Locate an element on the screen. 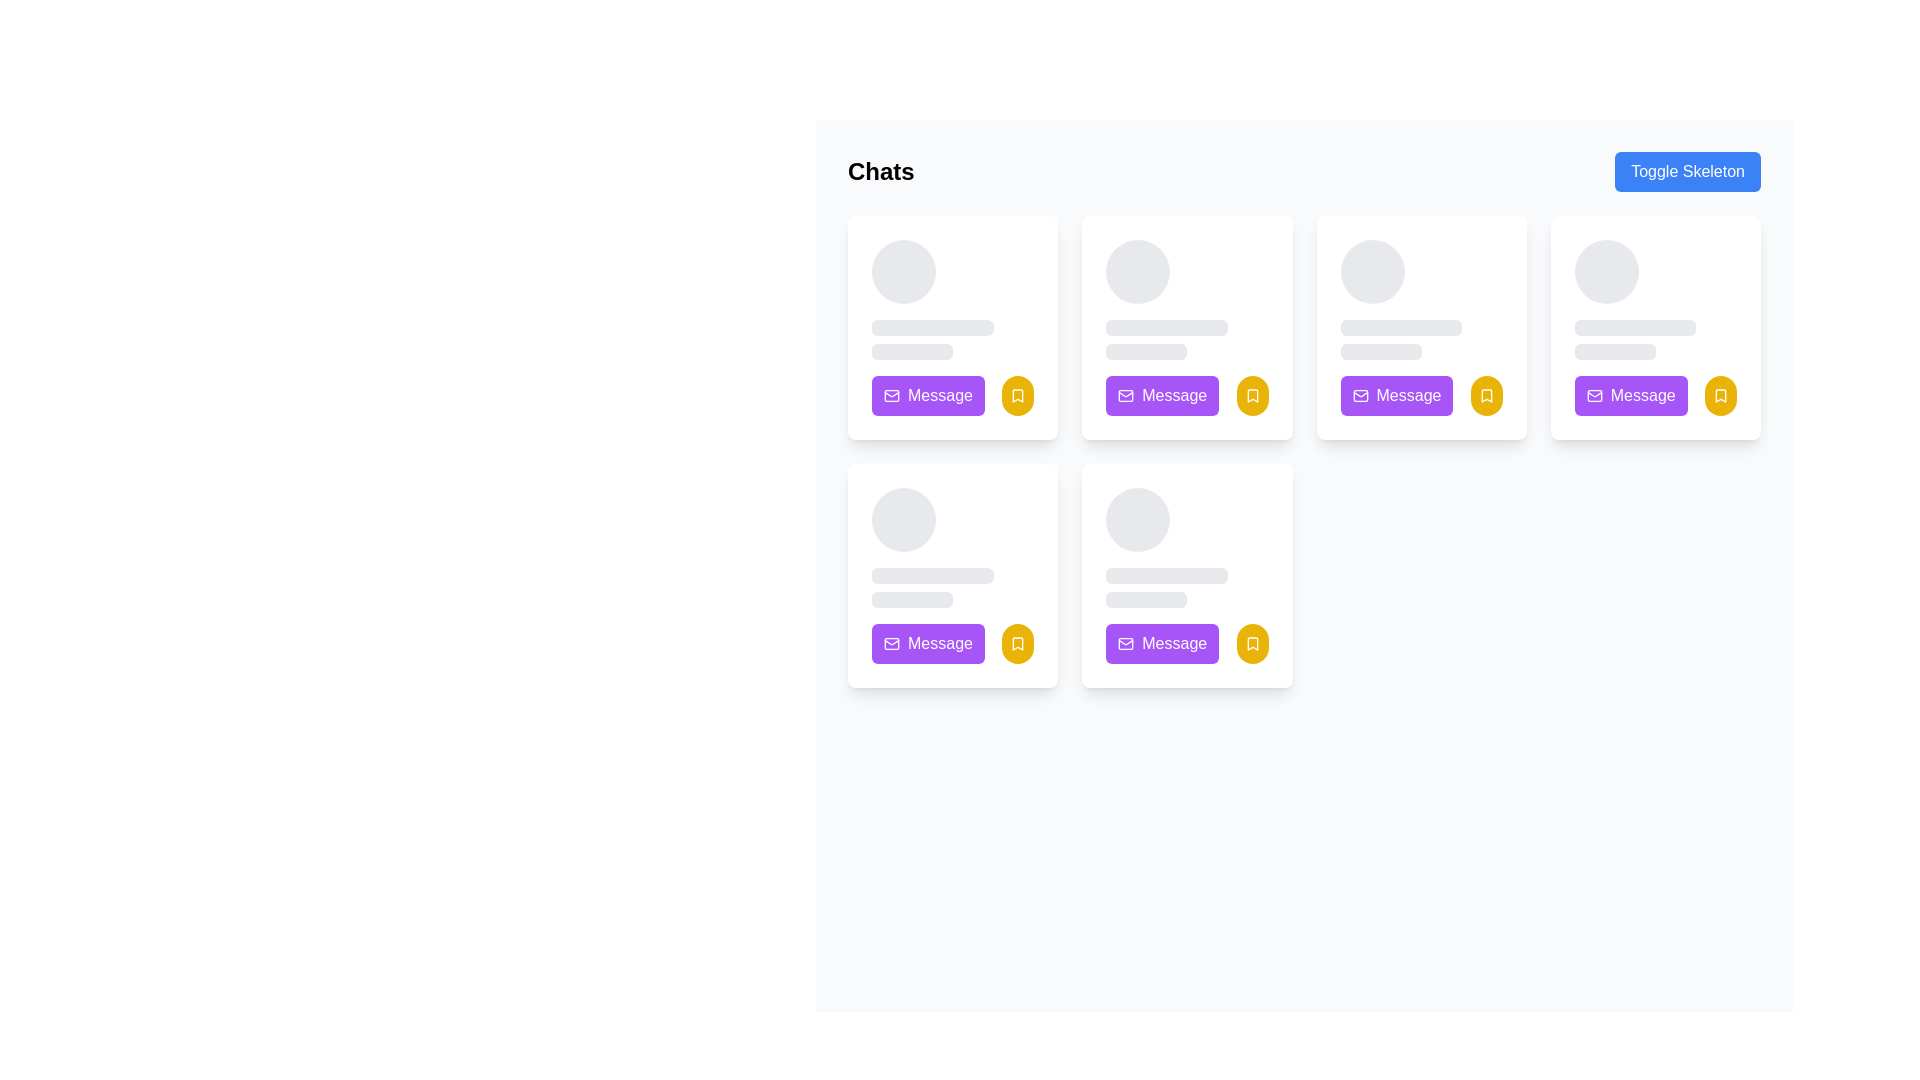 The image size is (1920, 1080). the 'Message' button with a vibrant purple background and white text located in the bottom-left corner of the third card in the second row of the grid layout is located at coordinates (927, 396).